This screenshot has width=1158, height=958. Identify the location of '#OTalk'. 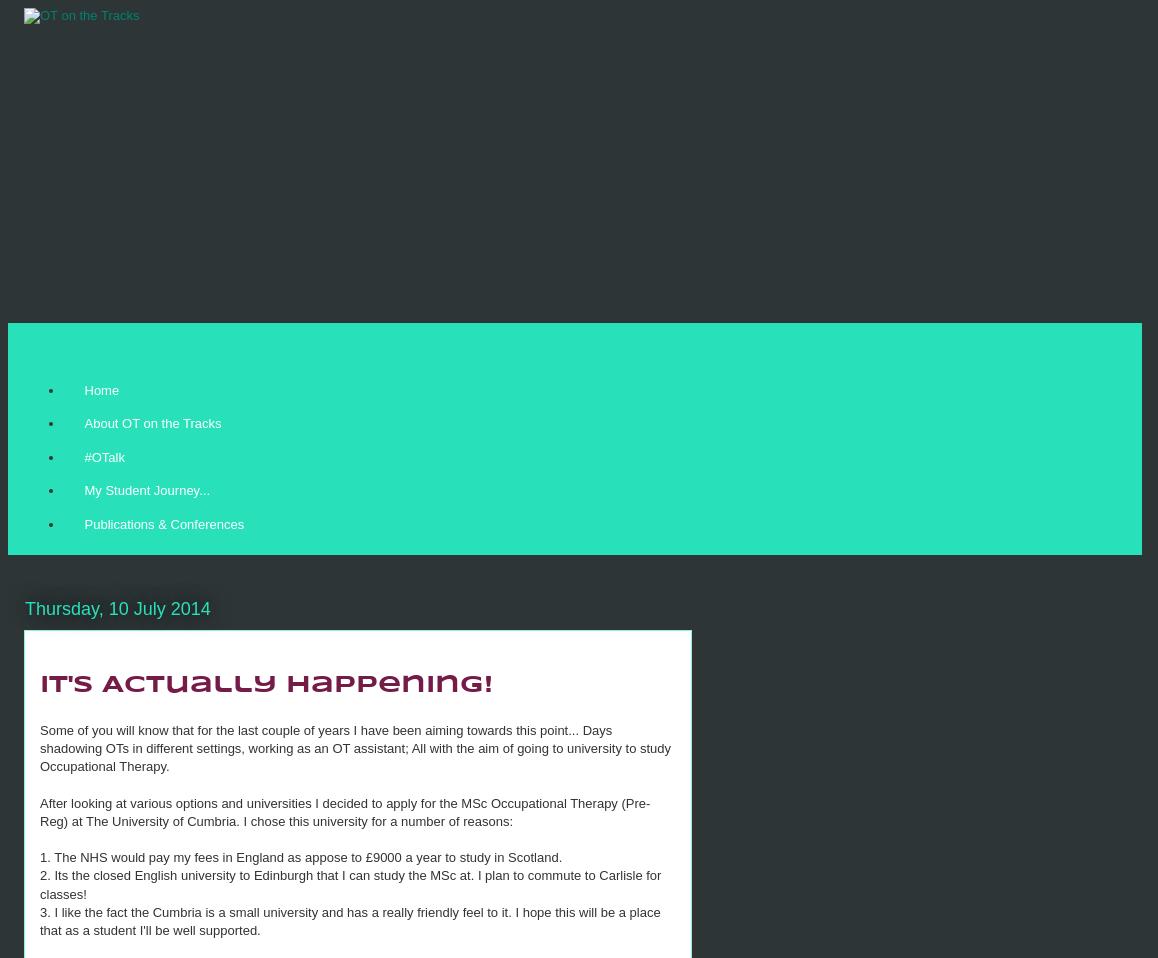
(103, 456).